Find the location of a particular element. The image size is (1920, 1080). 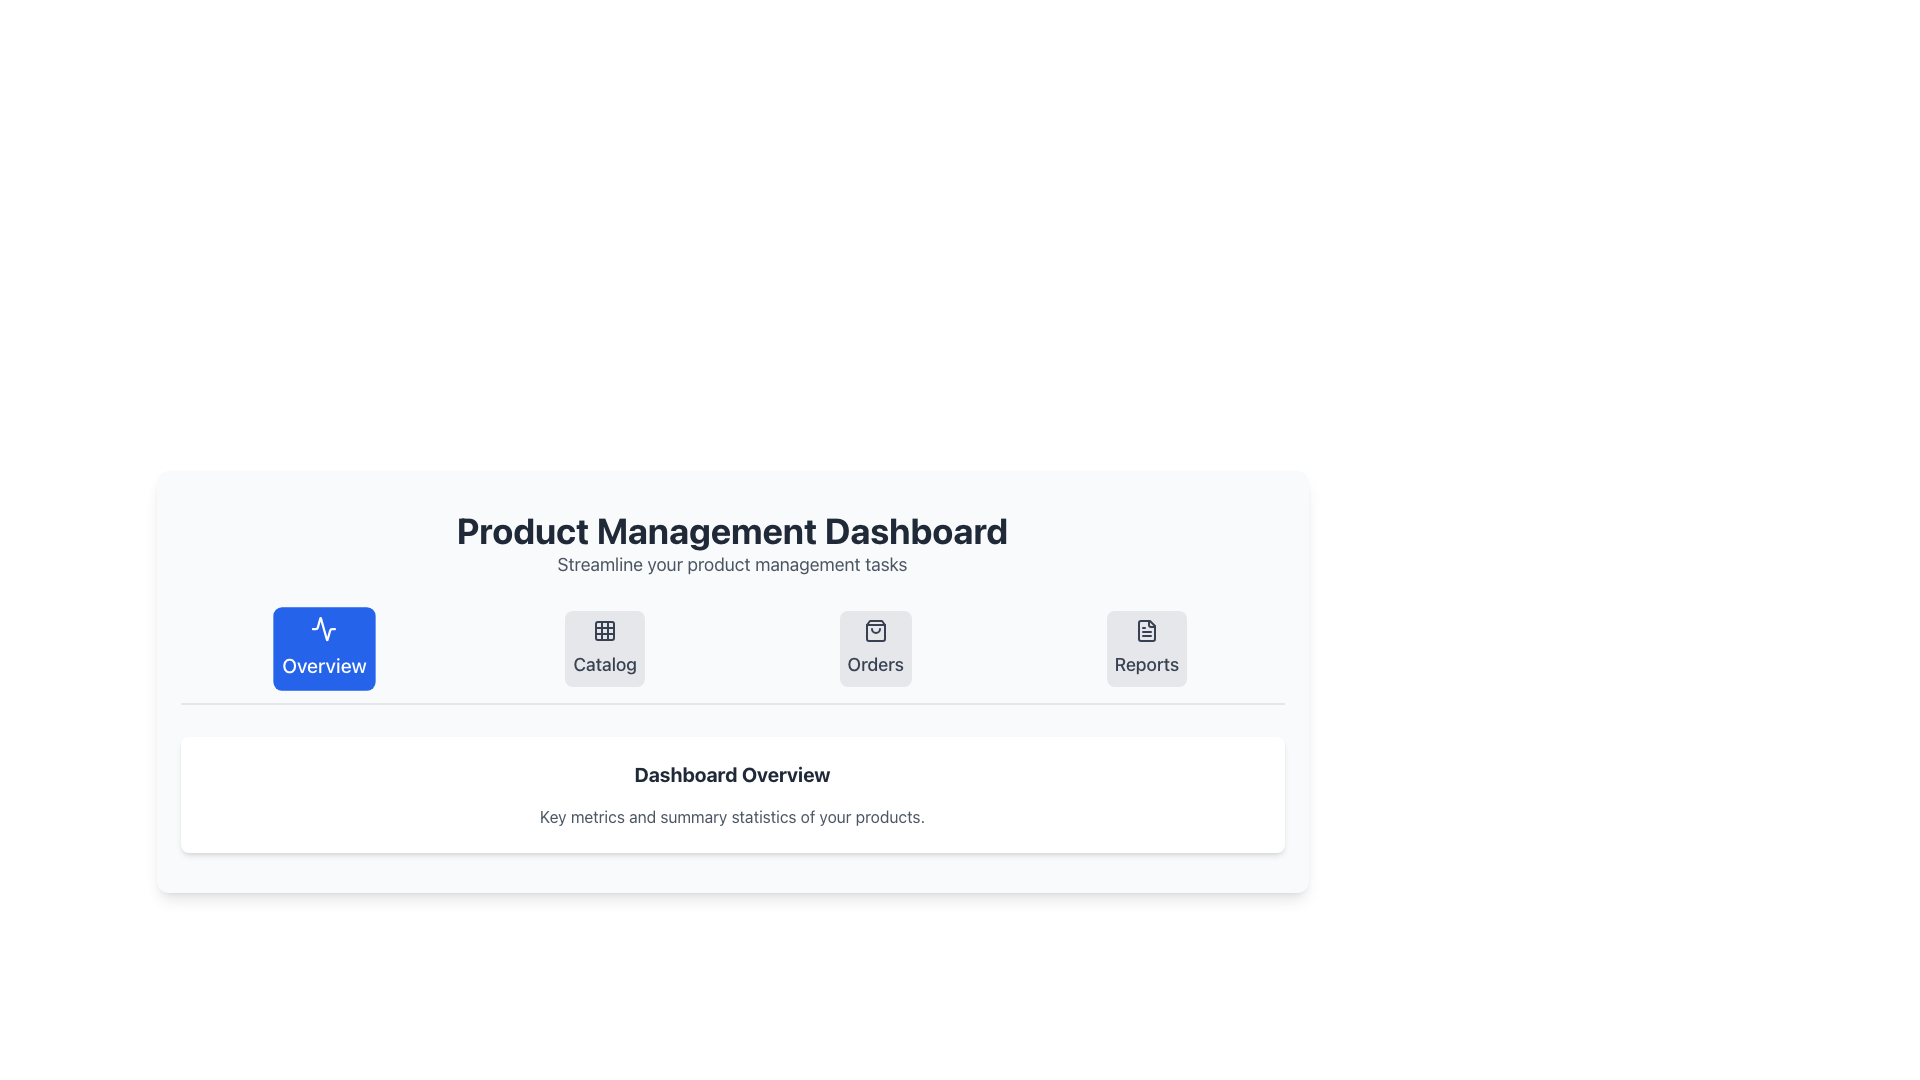

the icon within the 'Overview' button located on the leftmost side of the button group is located at coordinates (324, 628).